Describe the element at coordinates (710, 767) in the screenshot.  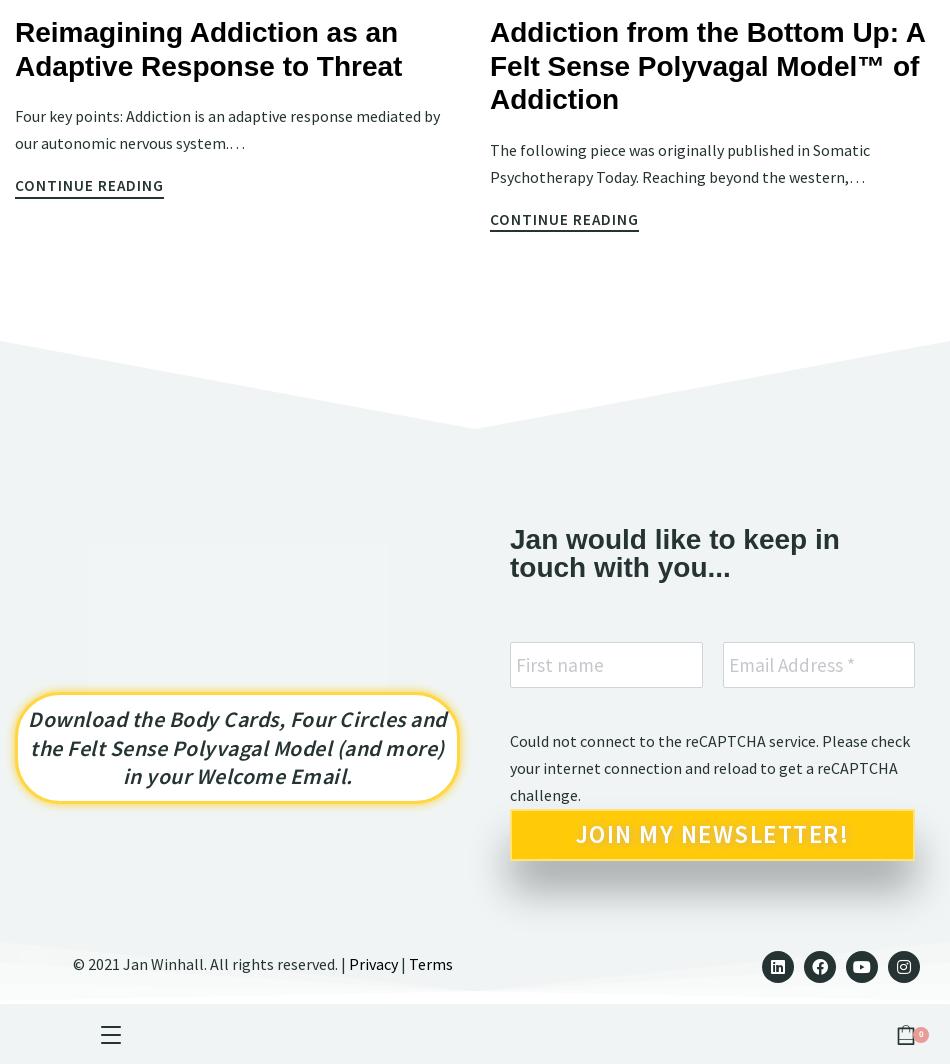
I see `'Could not connect to the reCAPTCHA service. Please check your internet connection and reload to get a reCAPTCHA challenge.'` at that location.